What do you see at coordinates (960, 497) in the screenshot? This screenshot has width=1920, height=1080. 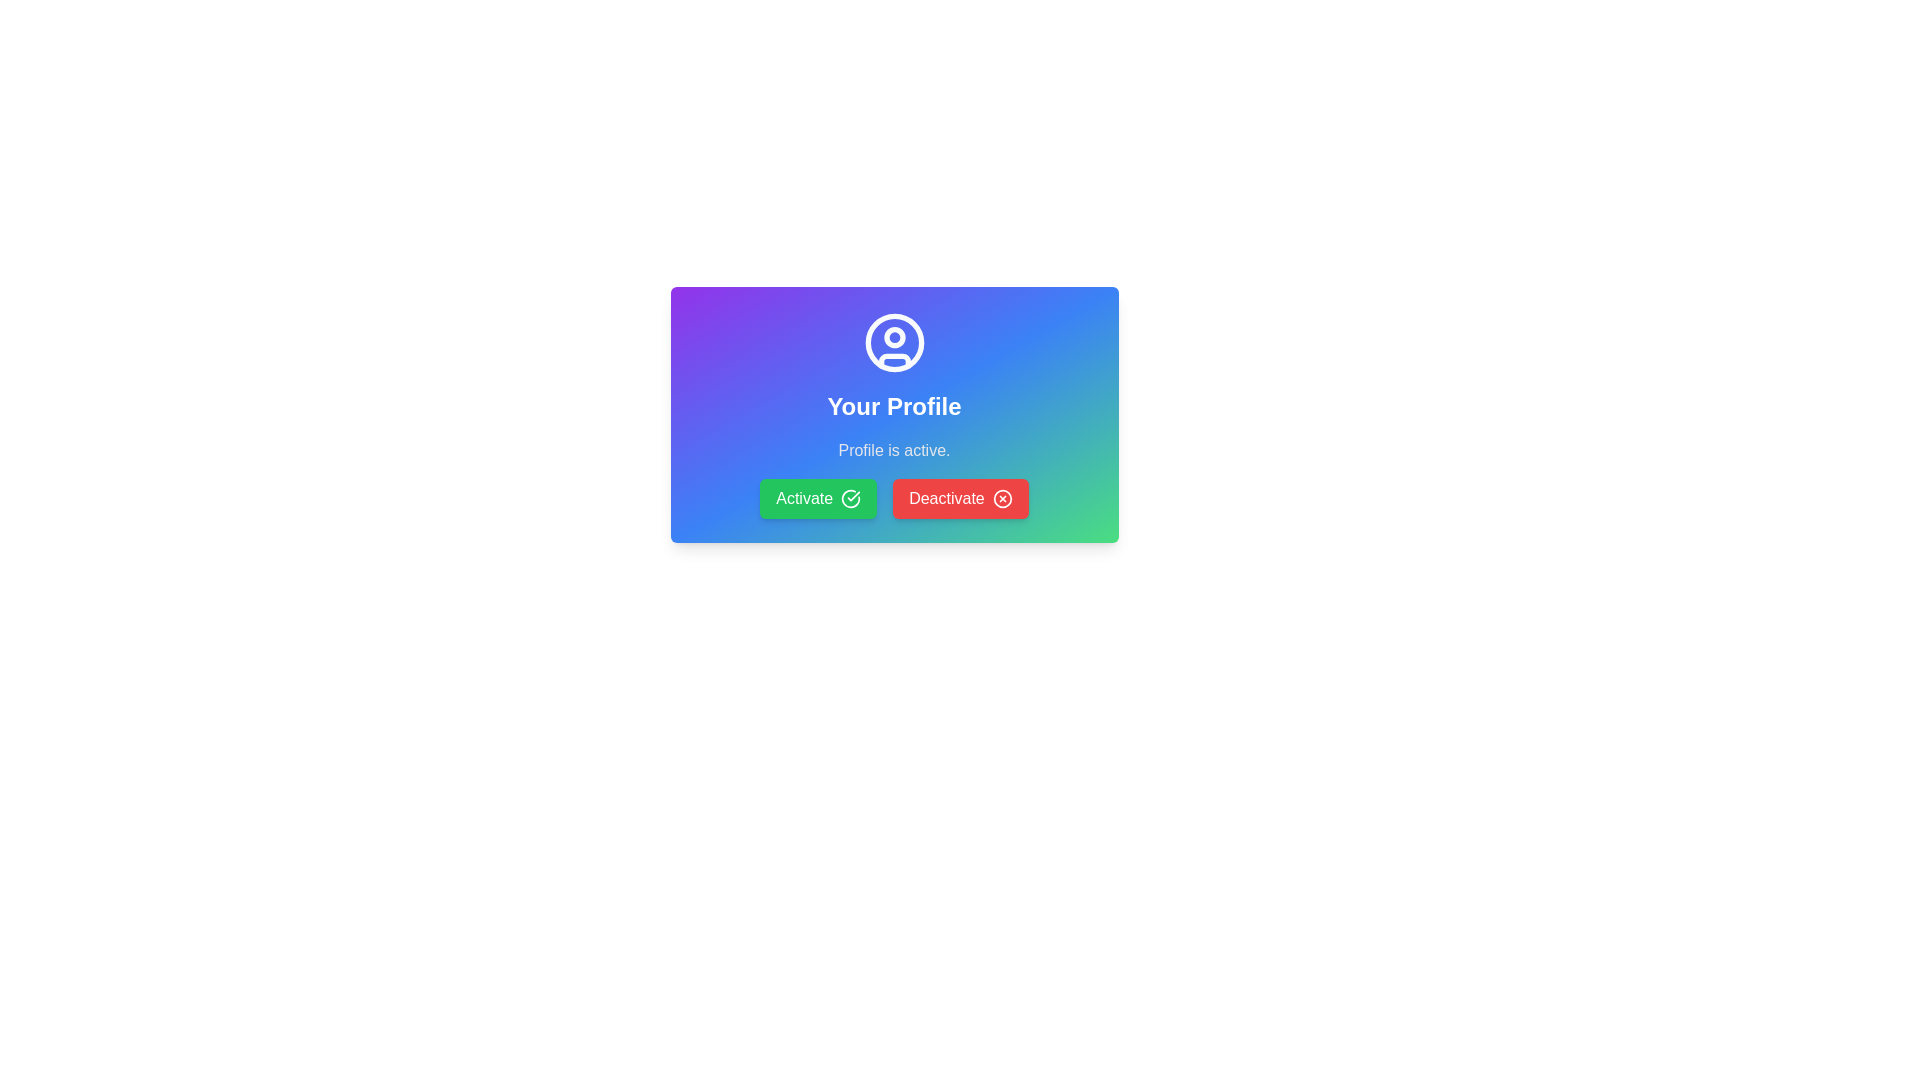 I see `the red 'Deactivate' button with white text and an 'X' icon` at bounding box center [960, 497].